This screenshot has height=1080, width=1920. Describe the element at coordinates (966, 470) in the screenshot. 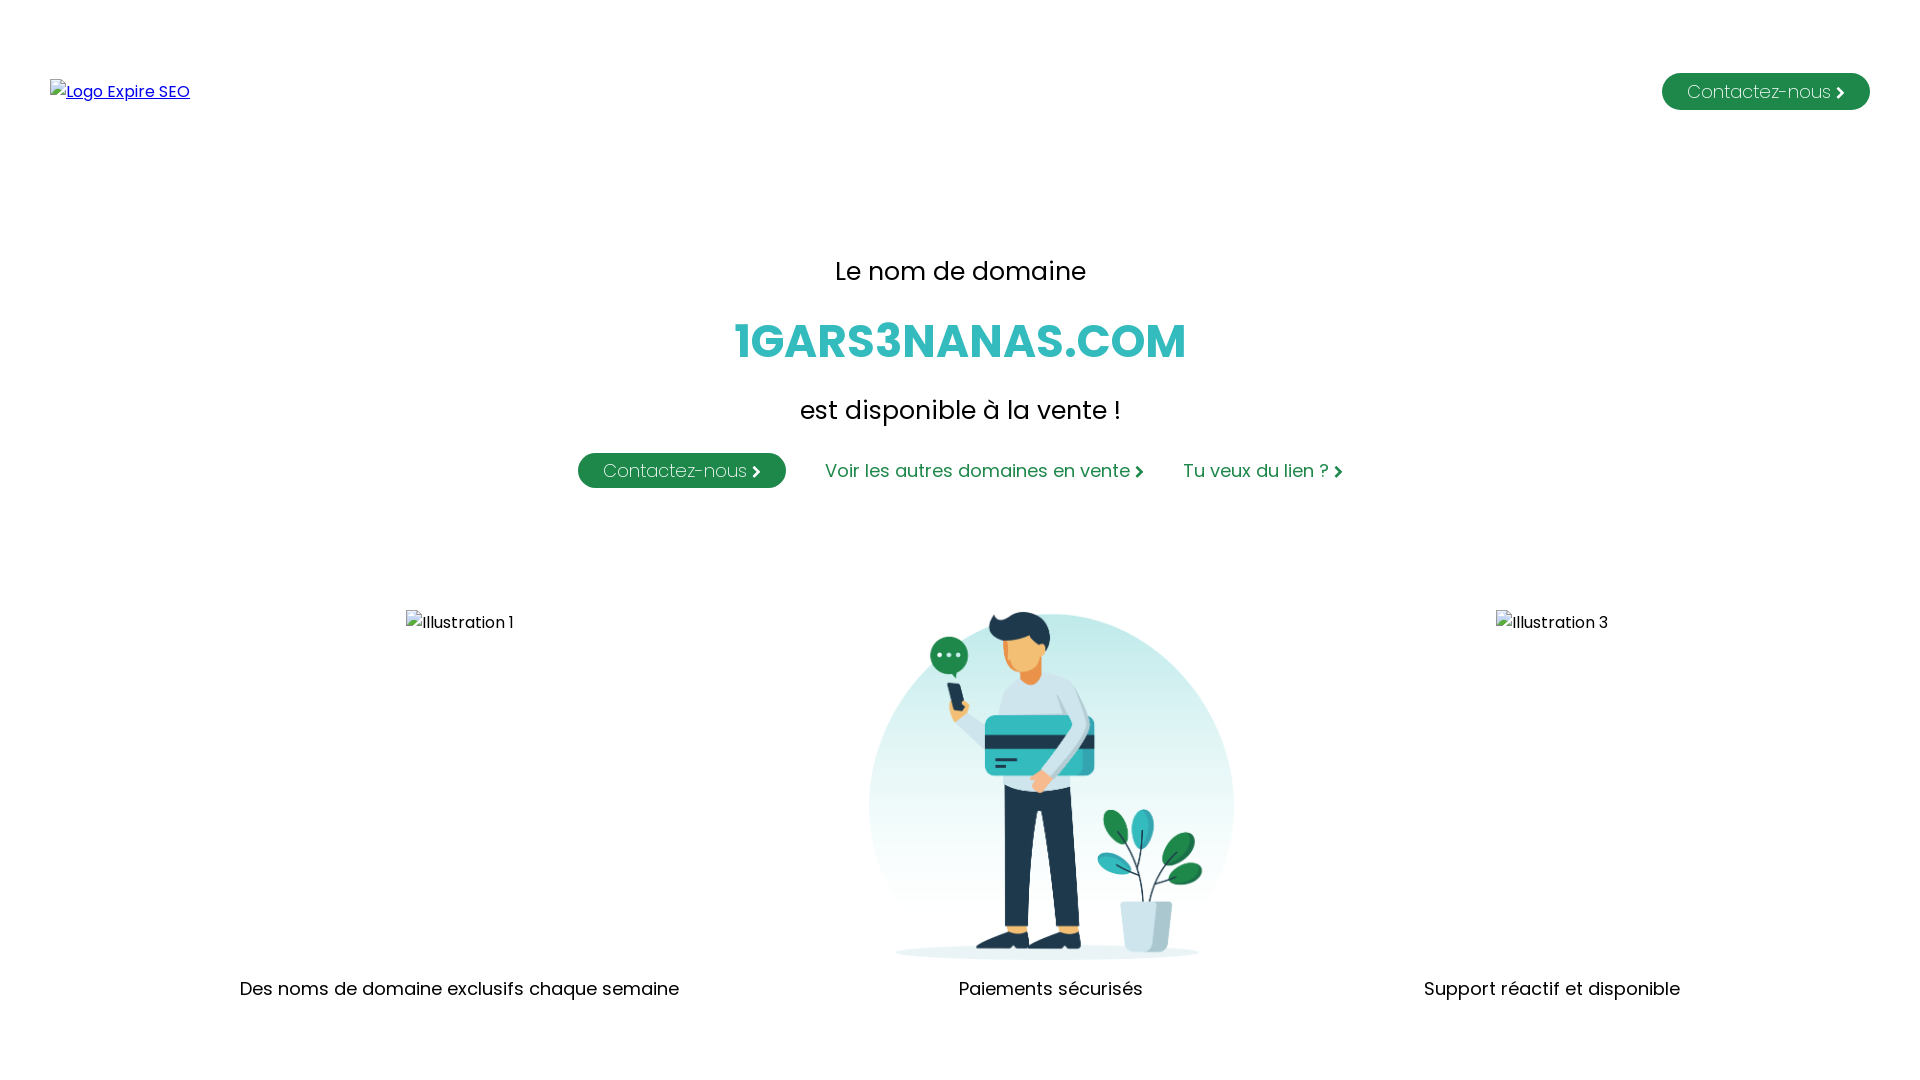

I see `'Voir les autres domaines en vente'` at that location.